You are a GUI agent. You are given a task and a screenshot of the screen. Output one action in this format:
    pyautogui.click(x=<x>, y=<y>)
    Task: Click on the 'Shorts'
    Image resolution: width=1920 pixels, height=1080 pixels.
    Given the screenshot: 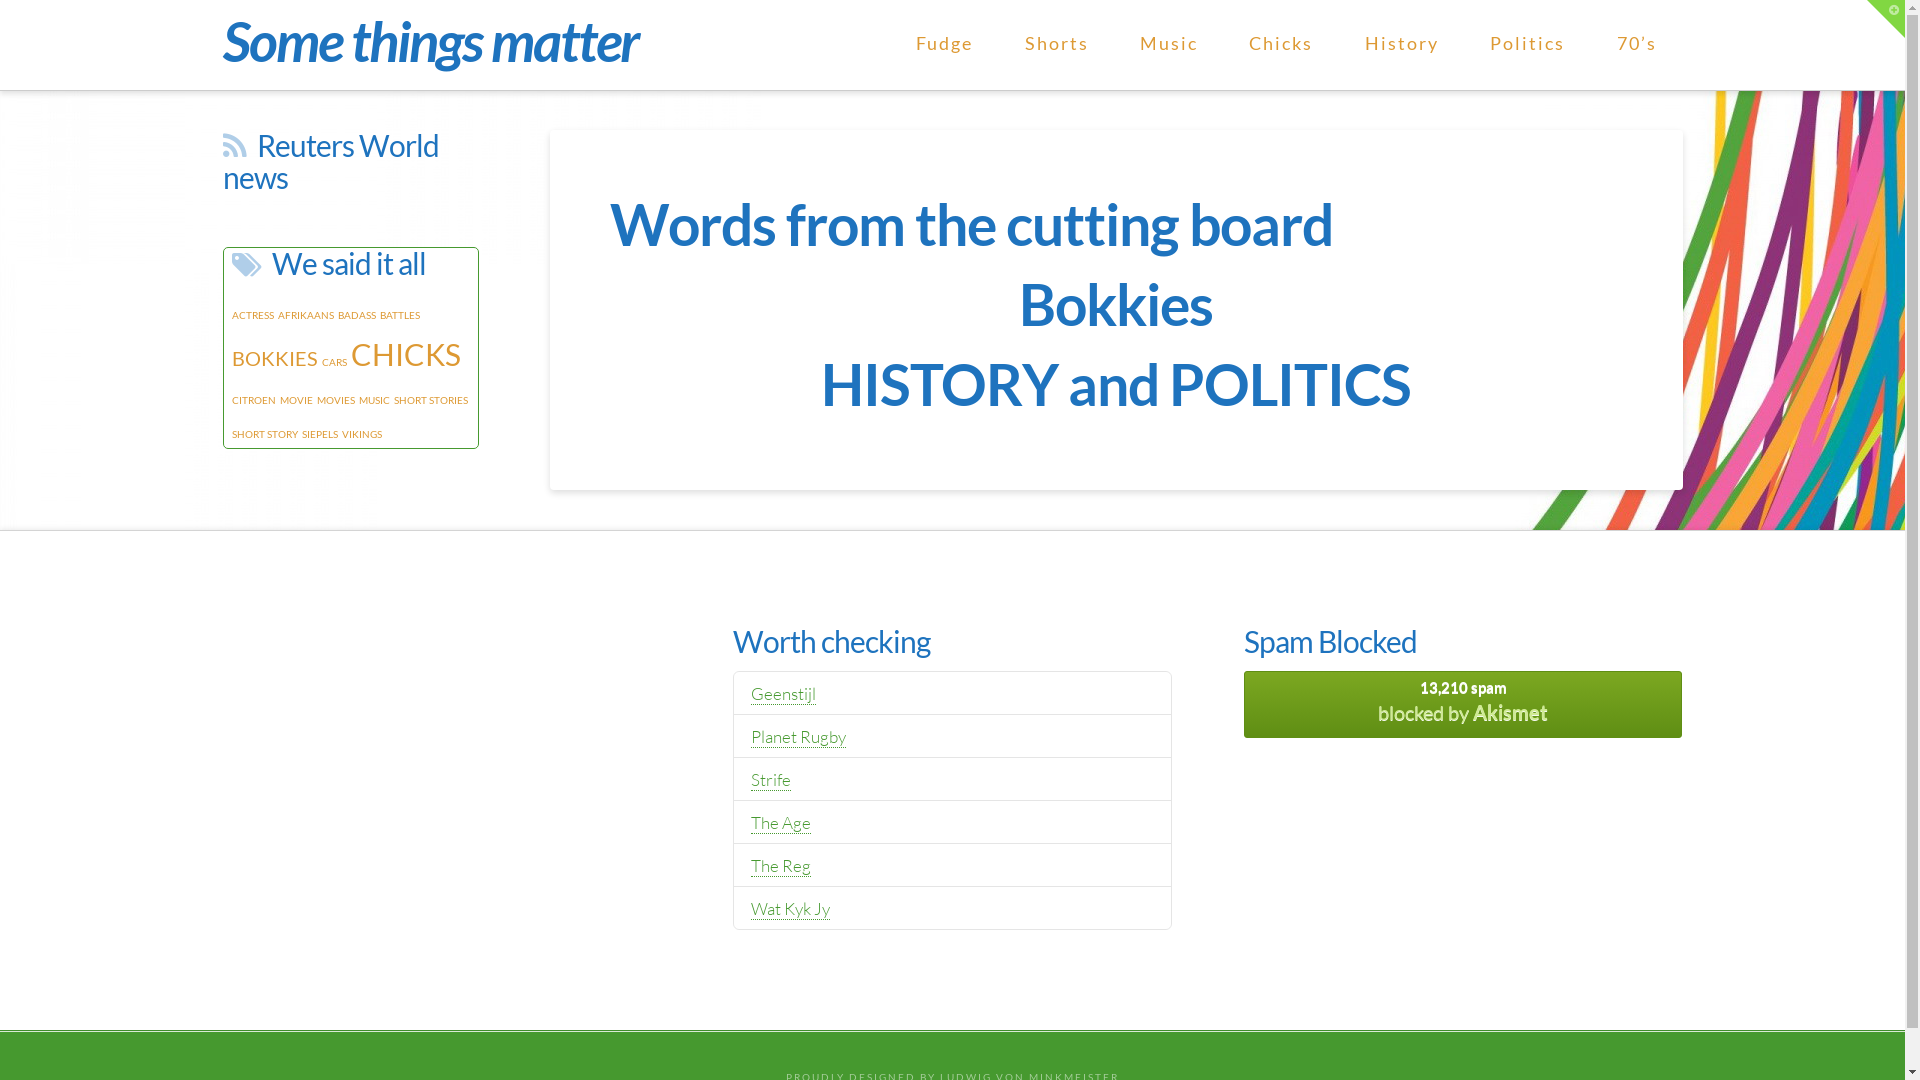 What is the action you would take?
    pyautogui.click(x=1055, y=45)
    